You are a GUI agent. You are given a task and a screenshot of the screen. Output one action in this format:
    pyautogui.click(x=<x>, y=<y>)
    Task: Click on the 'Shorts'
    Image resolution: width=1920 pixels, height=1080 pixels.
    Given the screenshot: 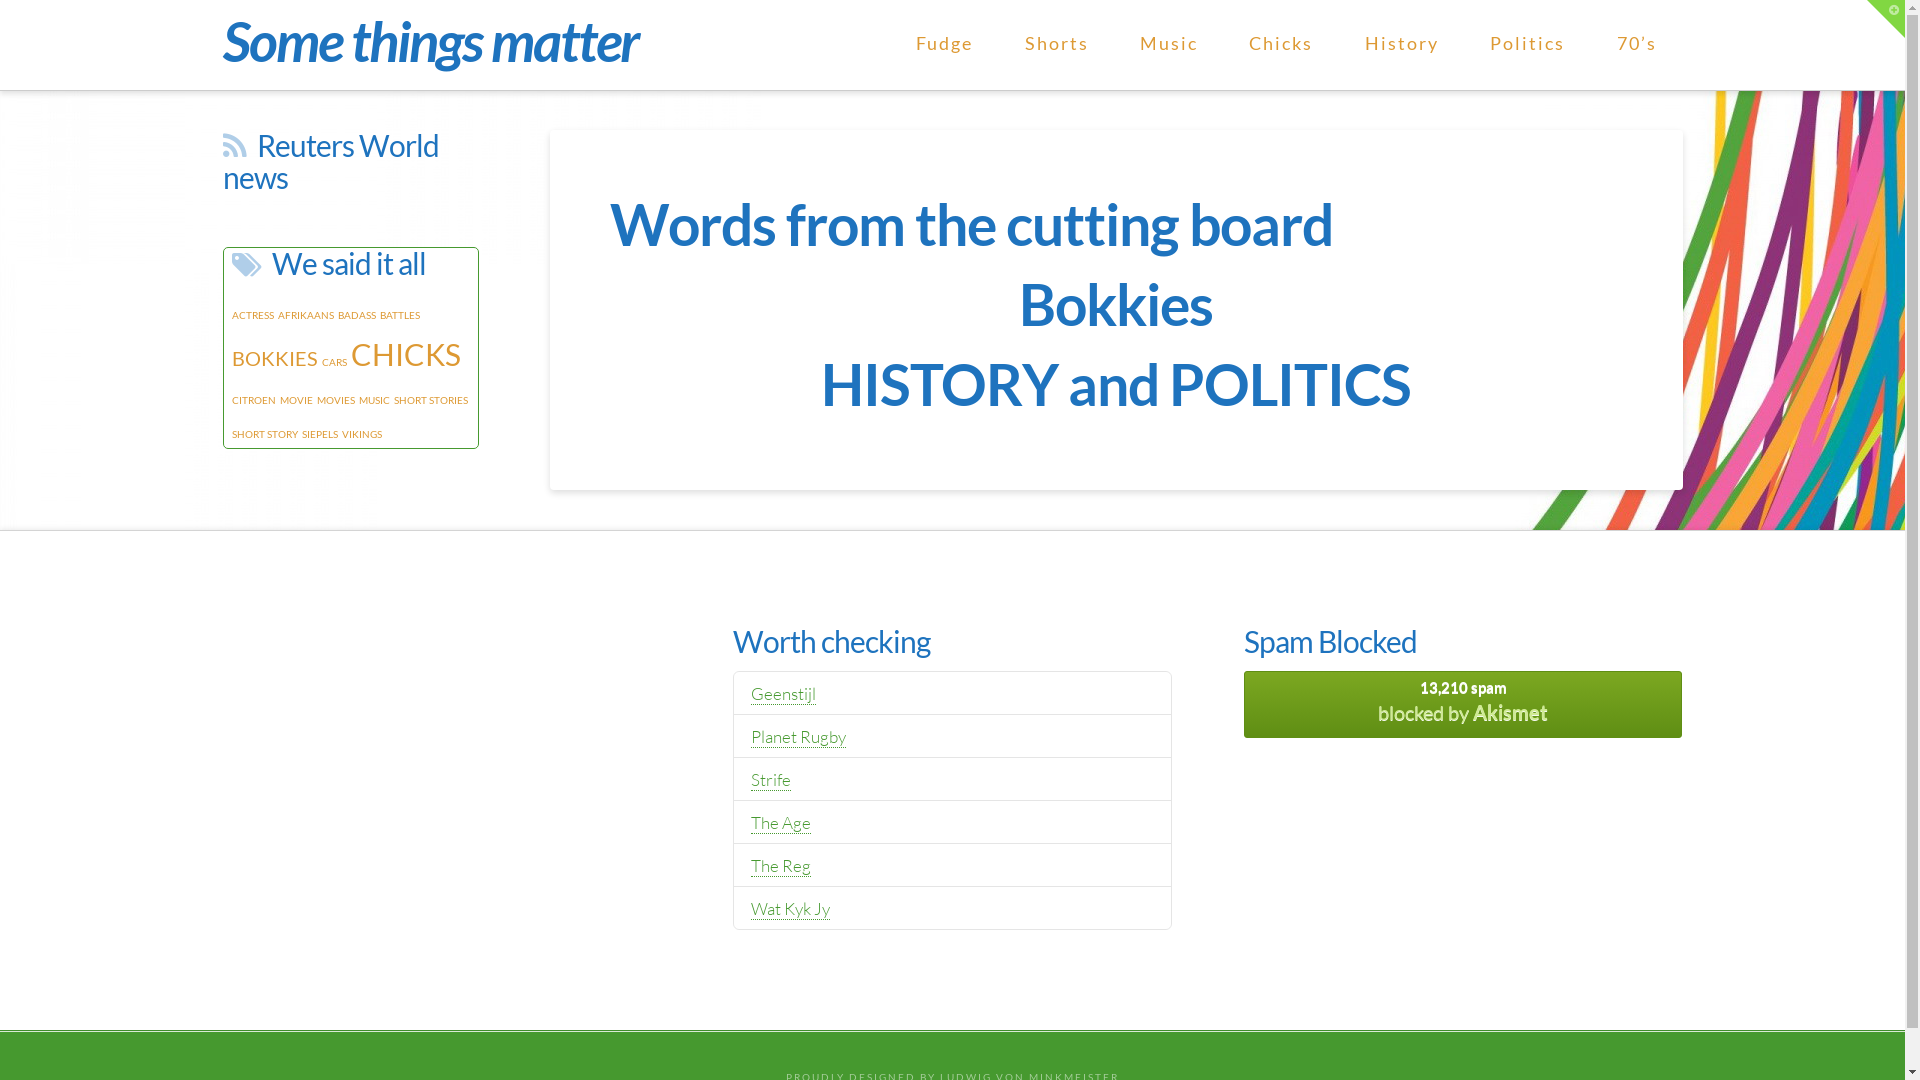 What is the action you would take?
    pyautogui.click(x=1055, y=45)
    